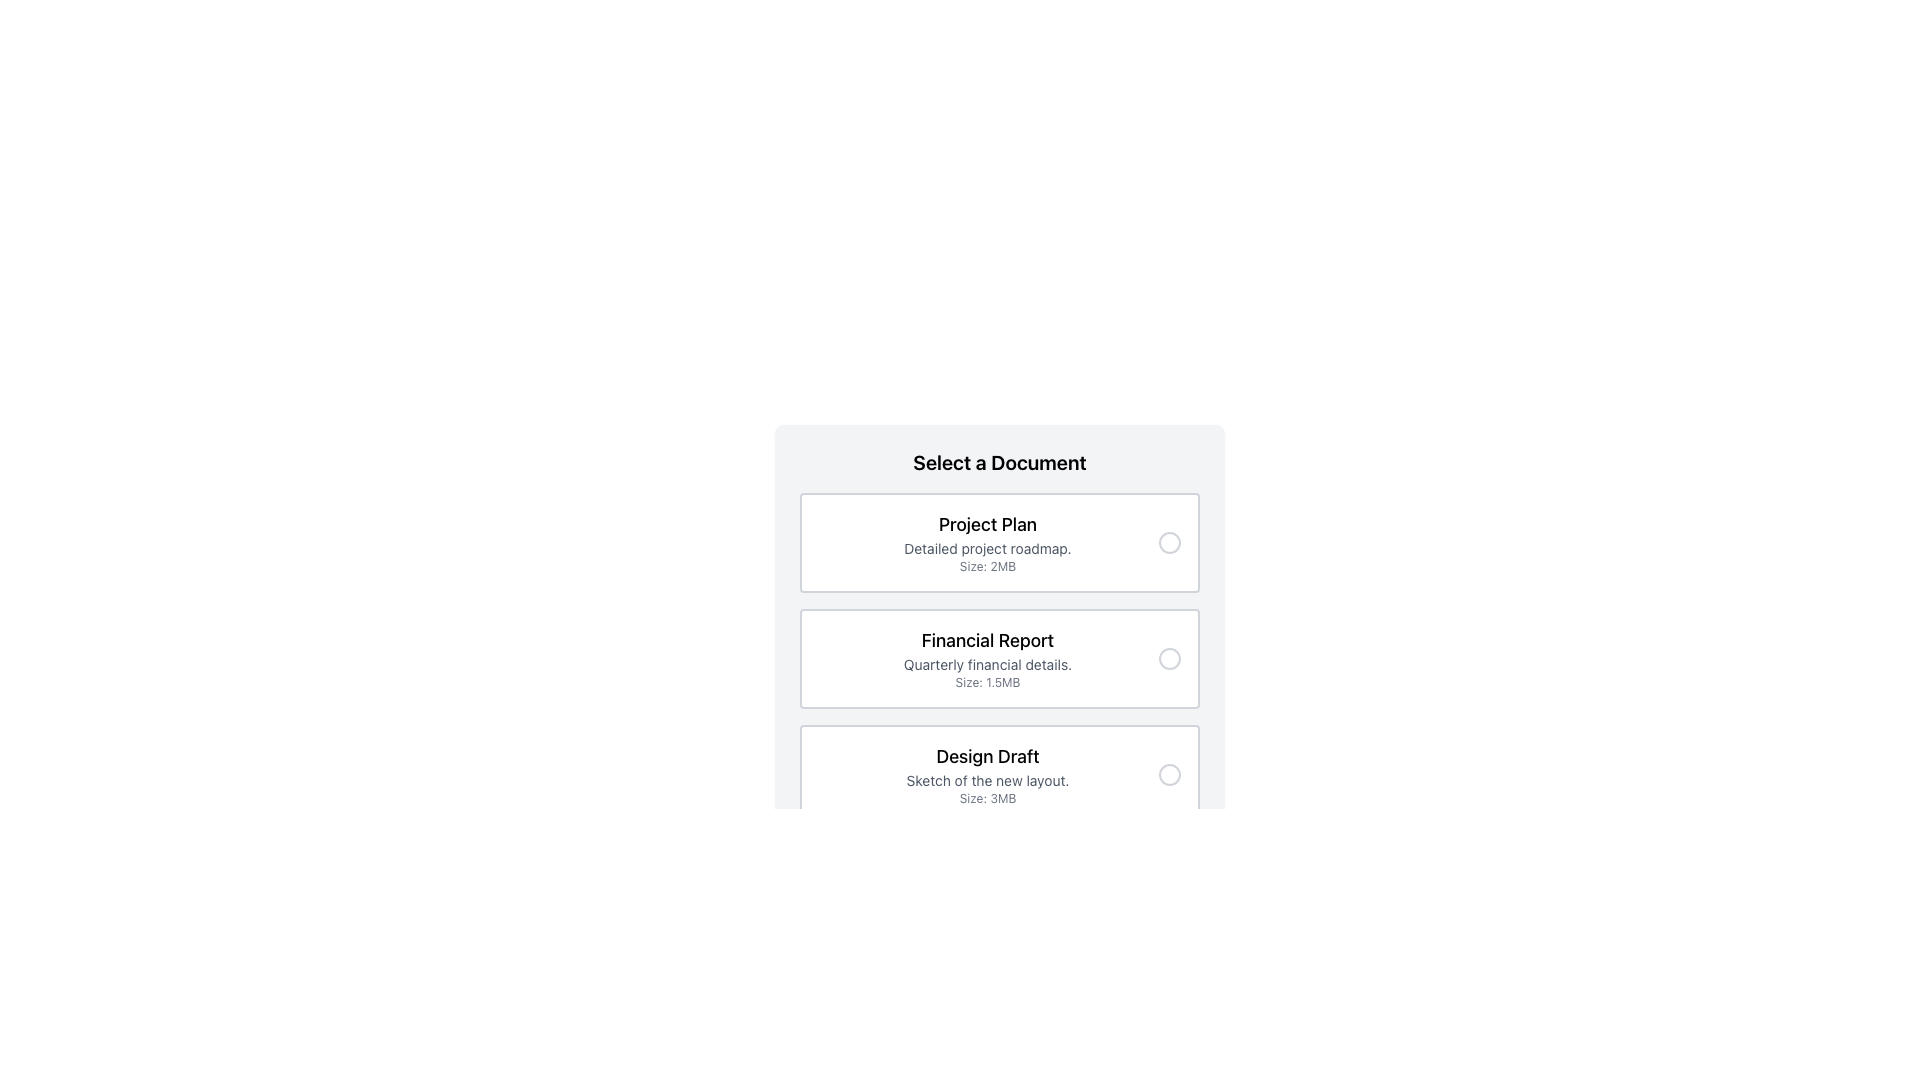 This screenshot has height=1080, width=1920. What do you see at coordinates (988, 548) in the screenshot?
I see `the text label that reads 'Detailed project roadmap.' which is styled in gray and positioned under the heading 'Project Plan'` at bounding box center [988, 548].